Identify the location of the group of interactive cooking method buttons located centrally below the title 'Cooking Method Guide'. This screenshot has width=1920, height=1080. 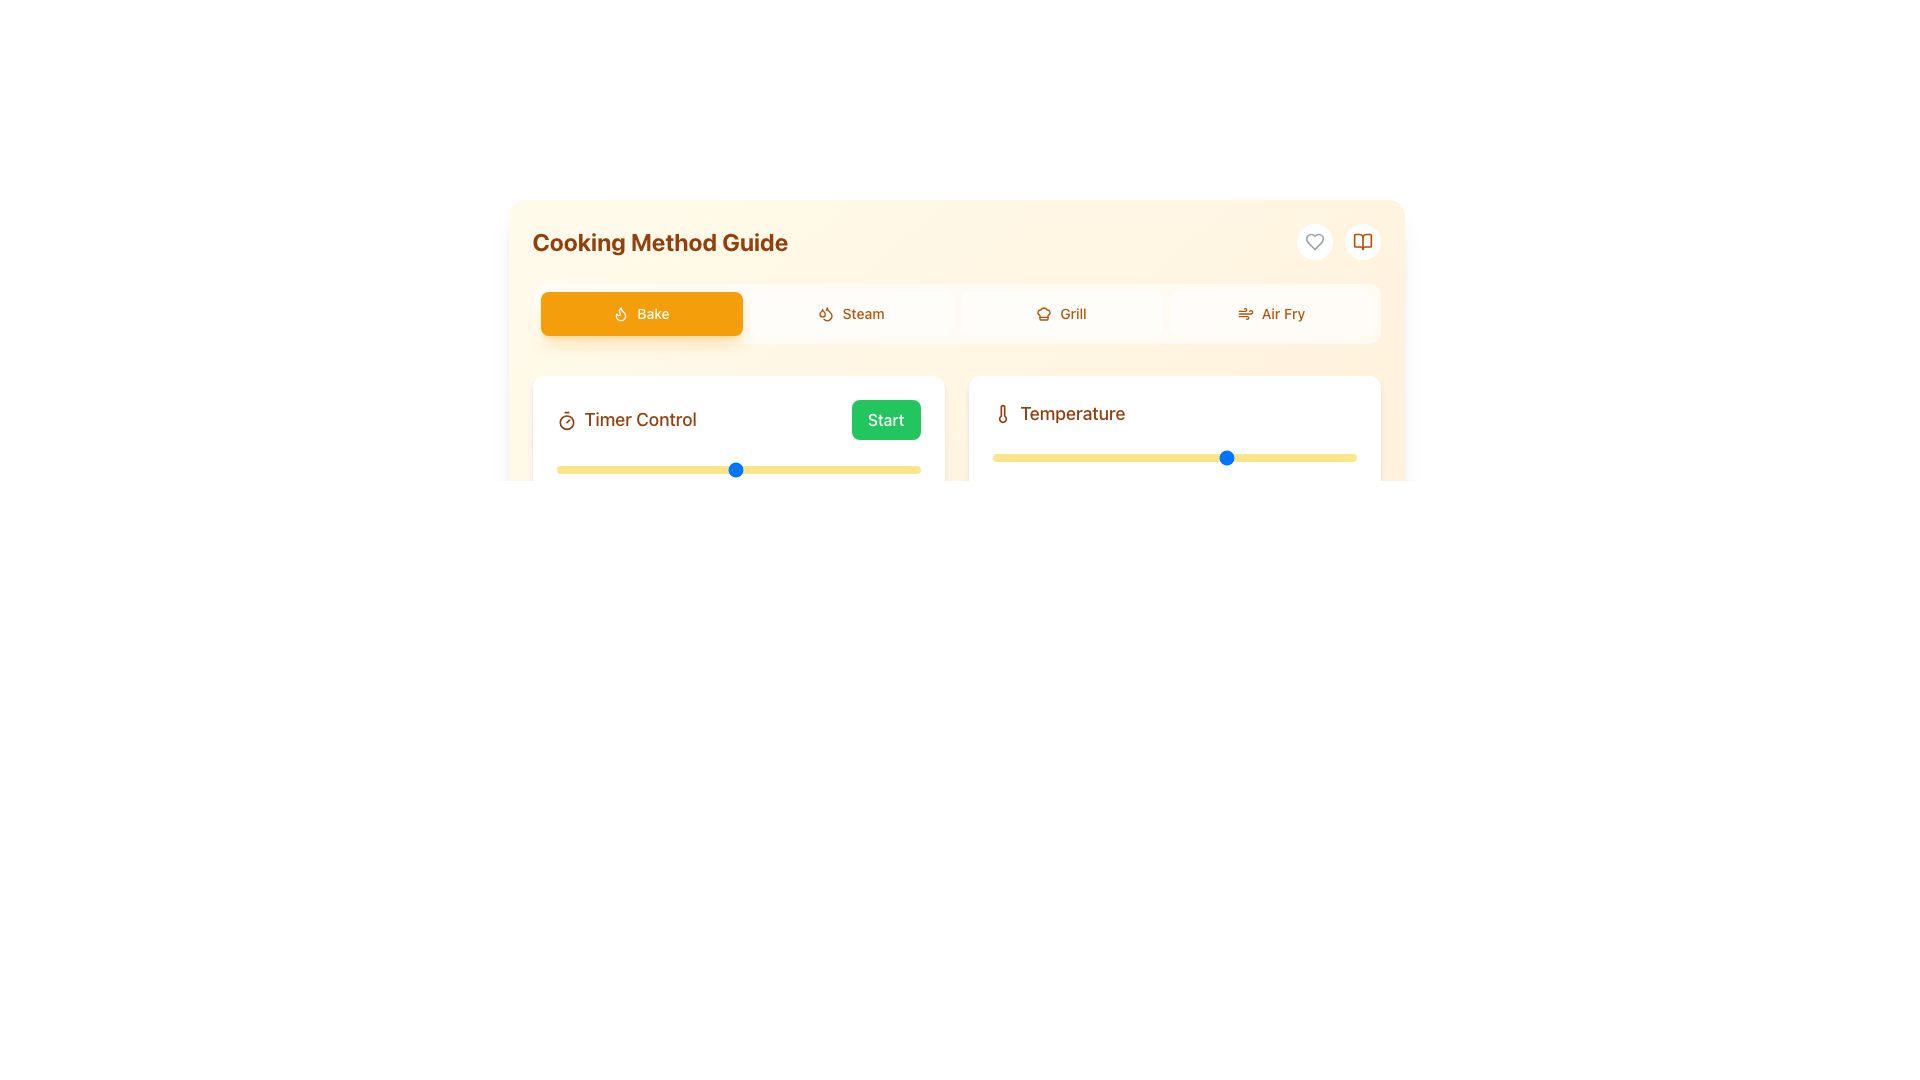
(955, 313).